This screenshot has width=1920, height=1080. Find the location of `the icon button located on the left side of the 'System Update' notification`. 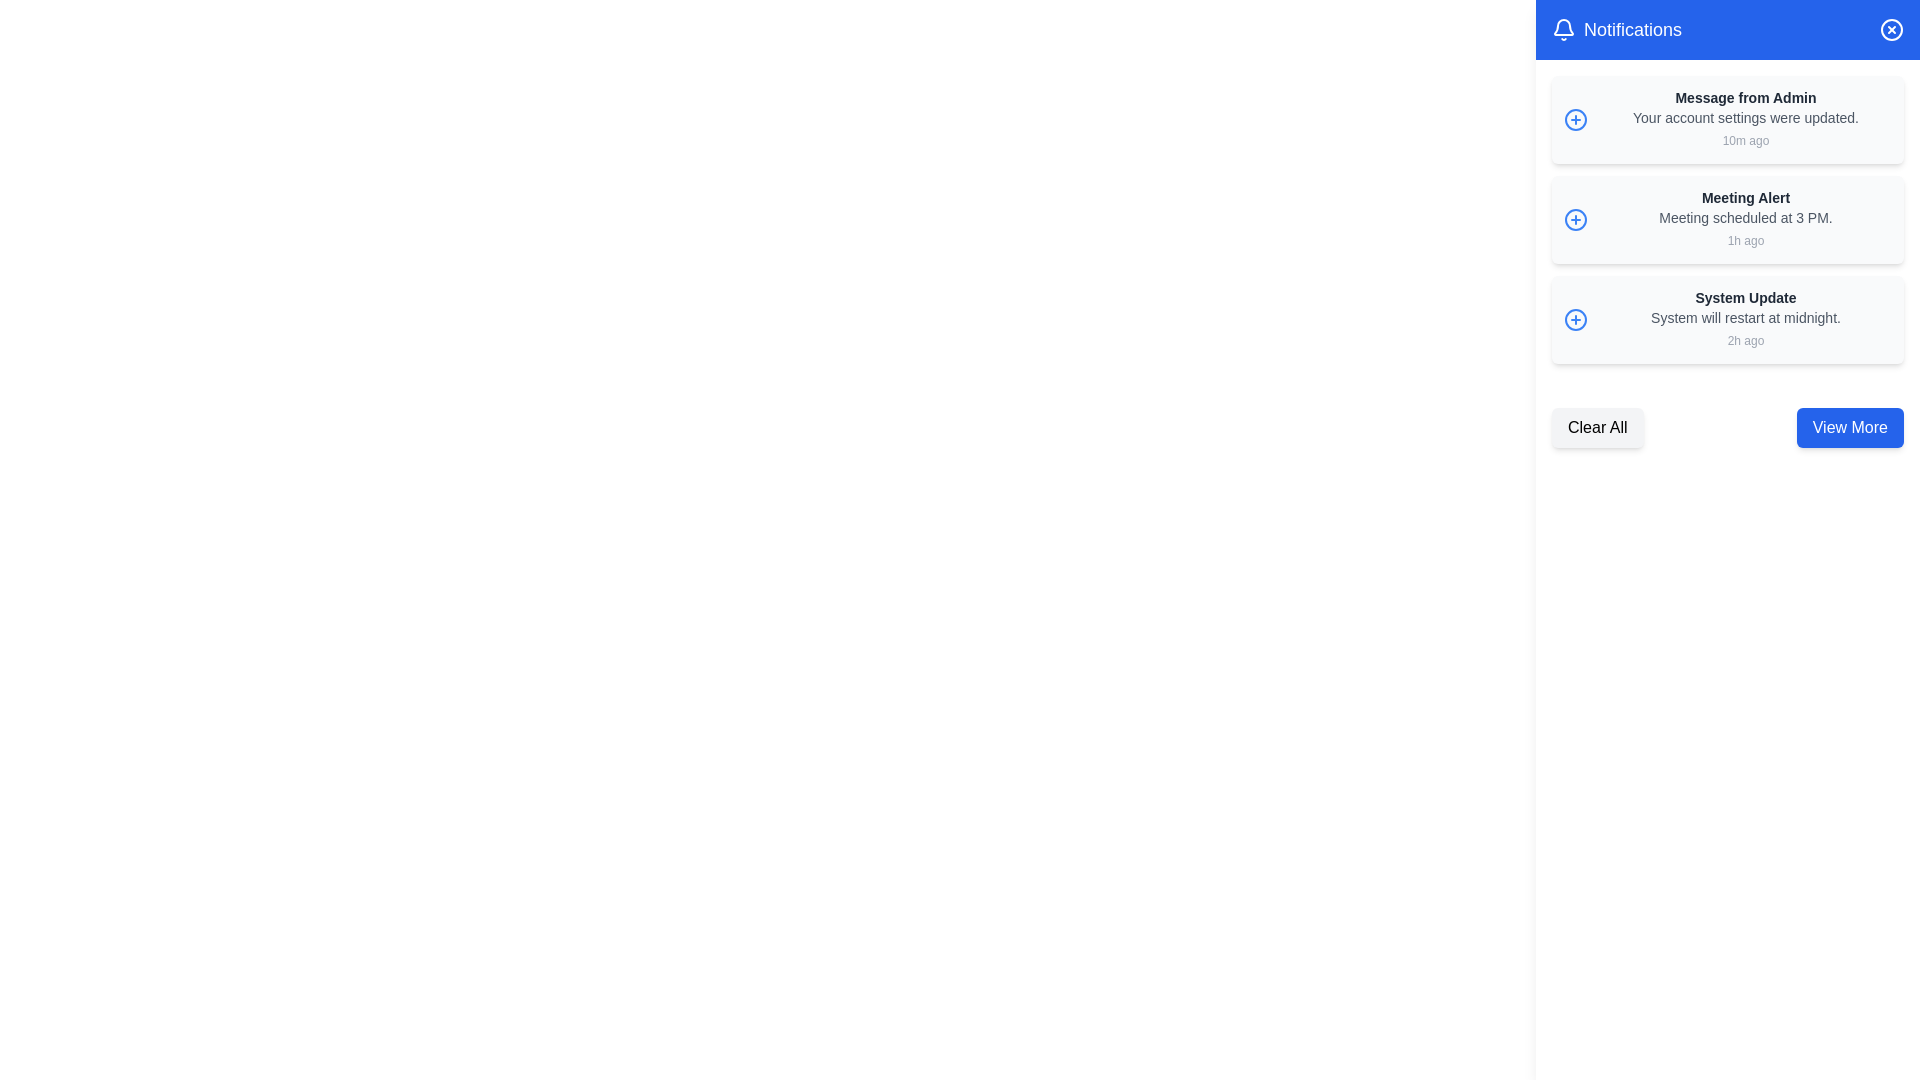

the icon button located on the left side of the 'System Update' notification is located at coordinates (1574, 319).